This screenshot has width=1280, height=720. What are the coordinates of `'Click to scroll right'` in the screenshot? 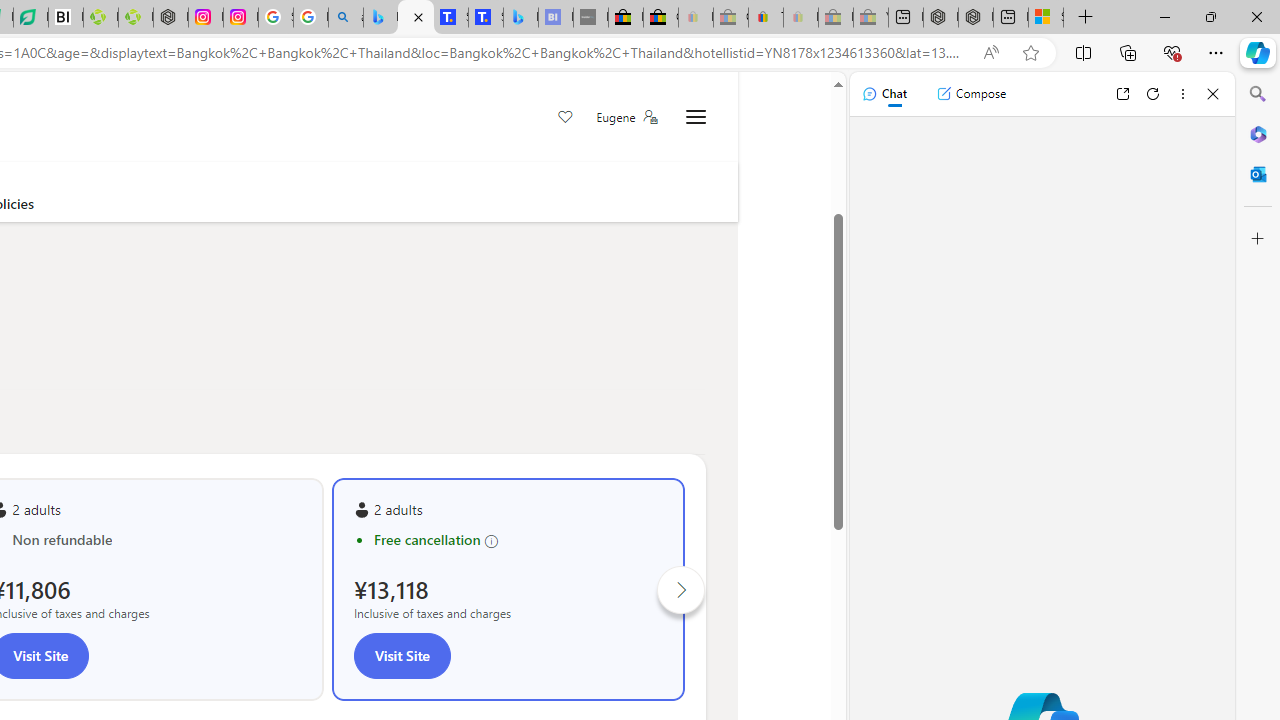 It's located at (681, 588).